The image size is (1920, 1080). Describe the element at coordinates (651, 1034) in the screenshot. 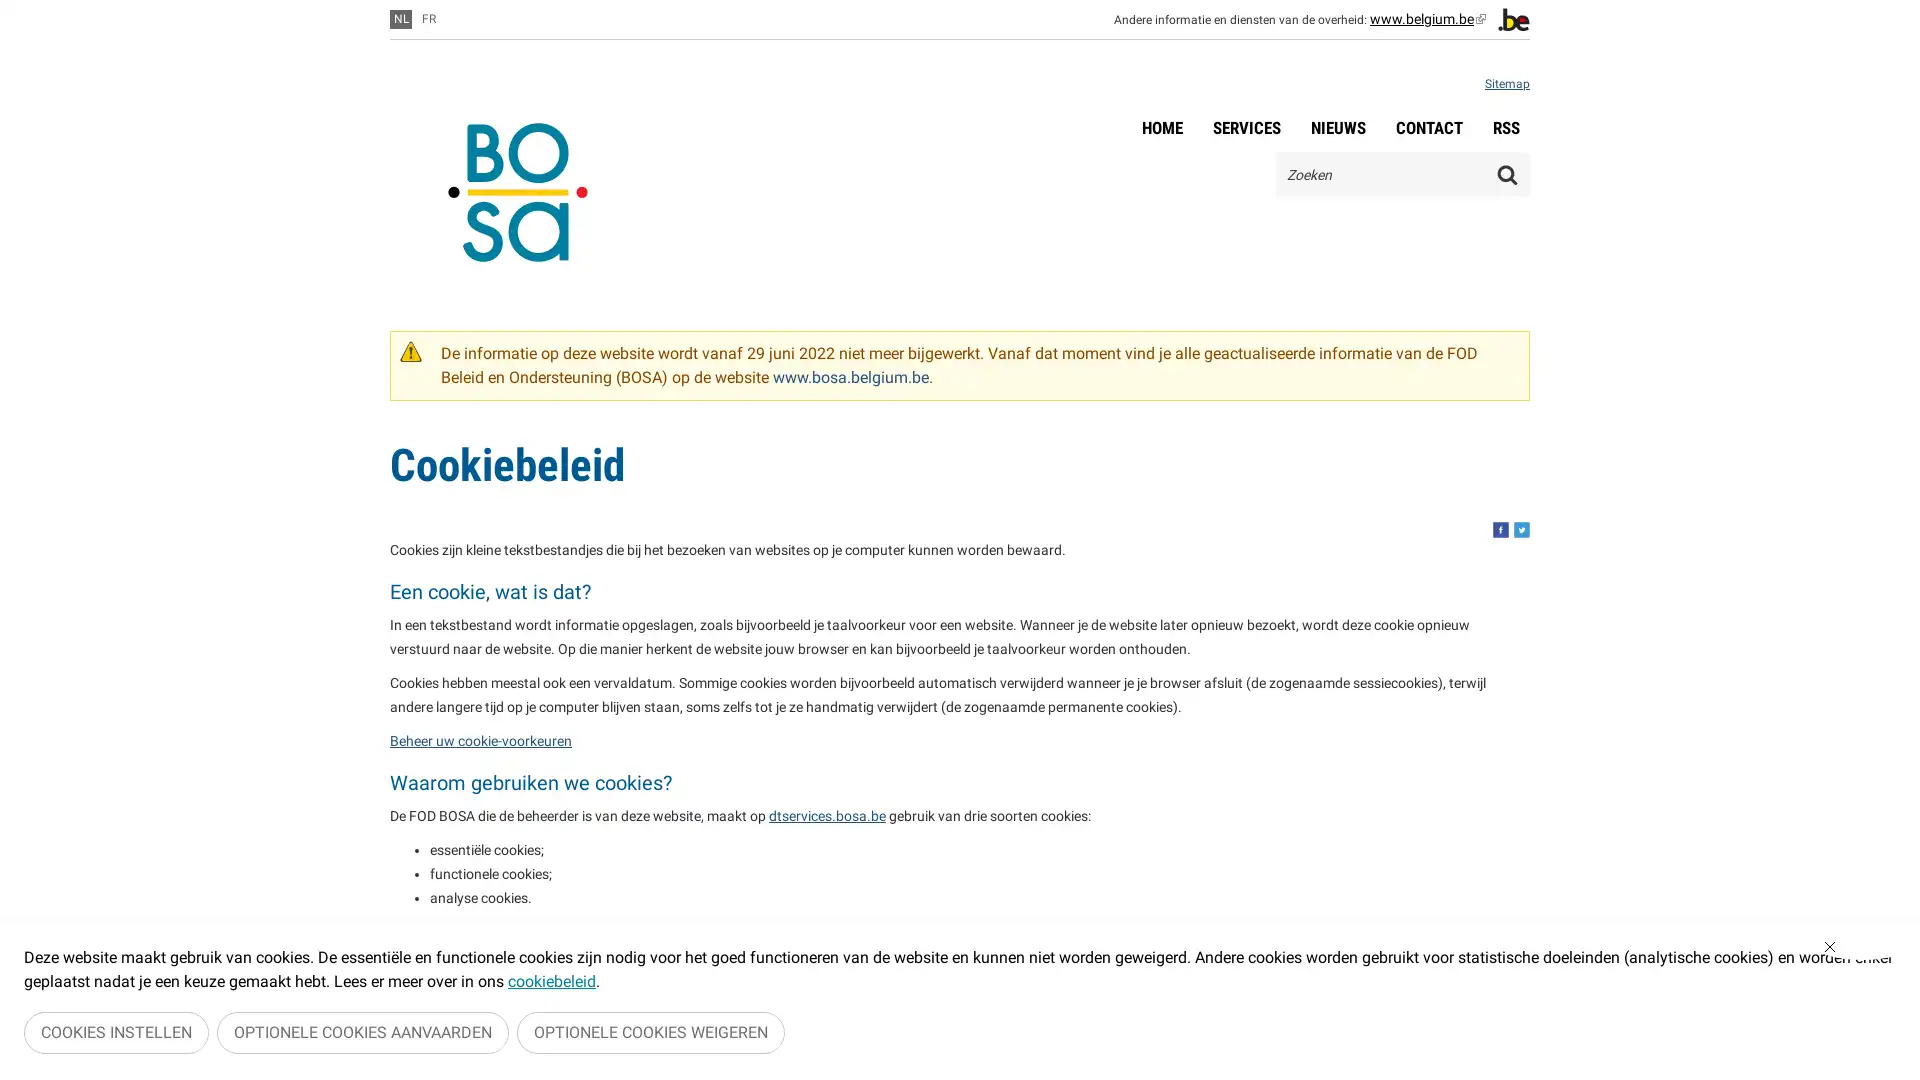

I see `OPTIONELE COOKIES WEIGEREN` at that location.